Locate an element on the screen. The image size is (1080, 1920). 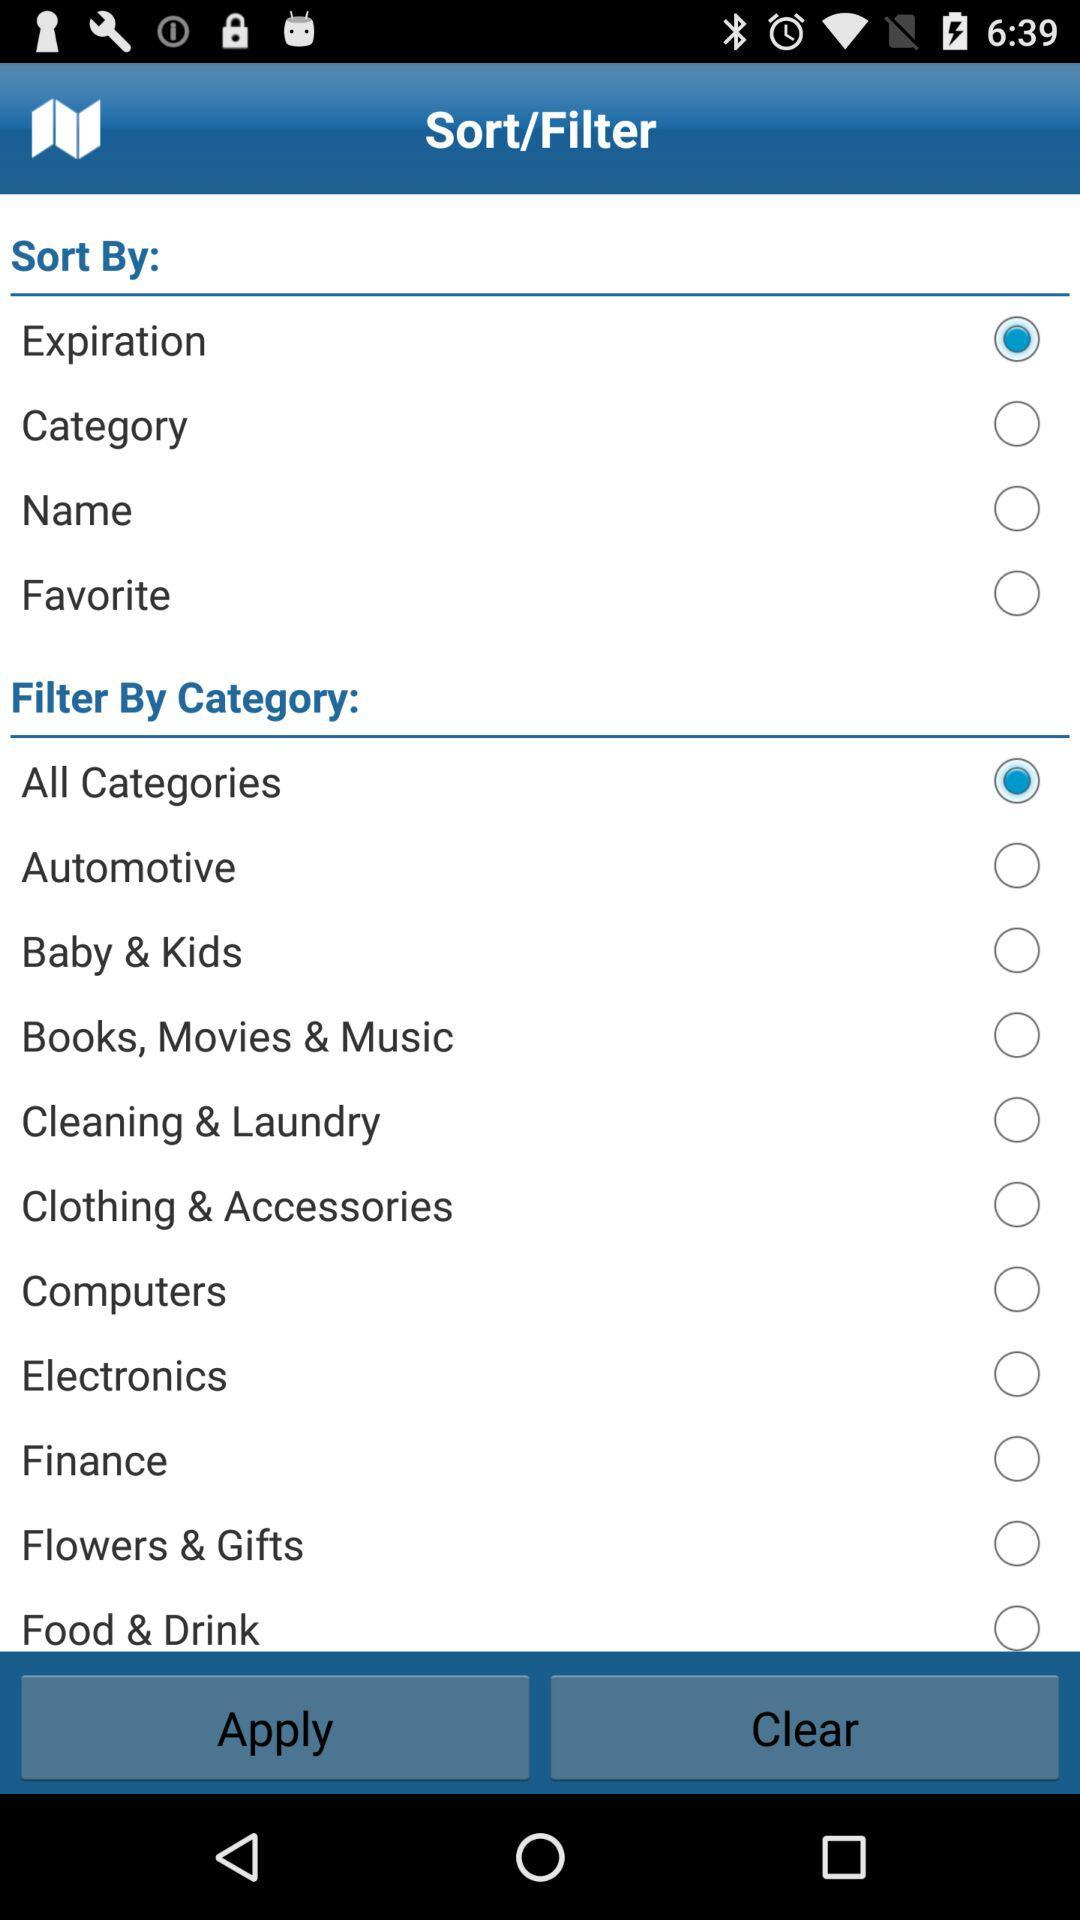
apply is located at coordinates (275, 1727).